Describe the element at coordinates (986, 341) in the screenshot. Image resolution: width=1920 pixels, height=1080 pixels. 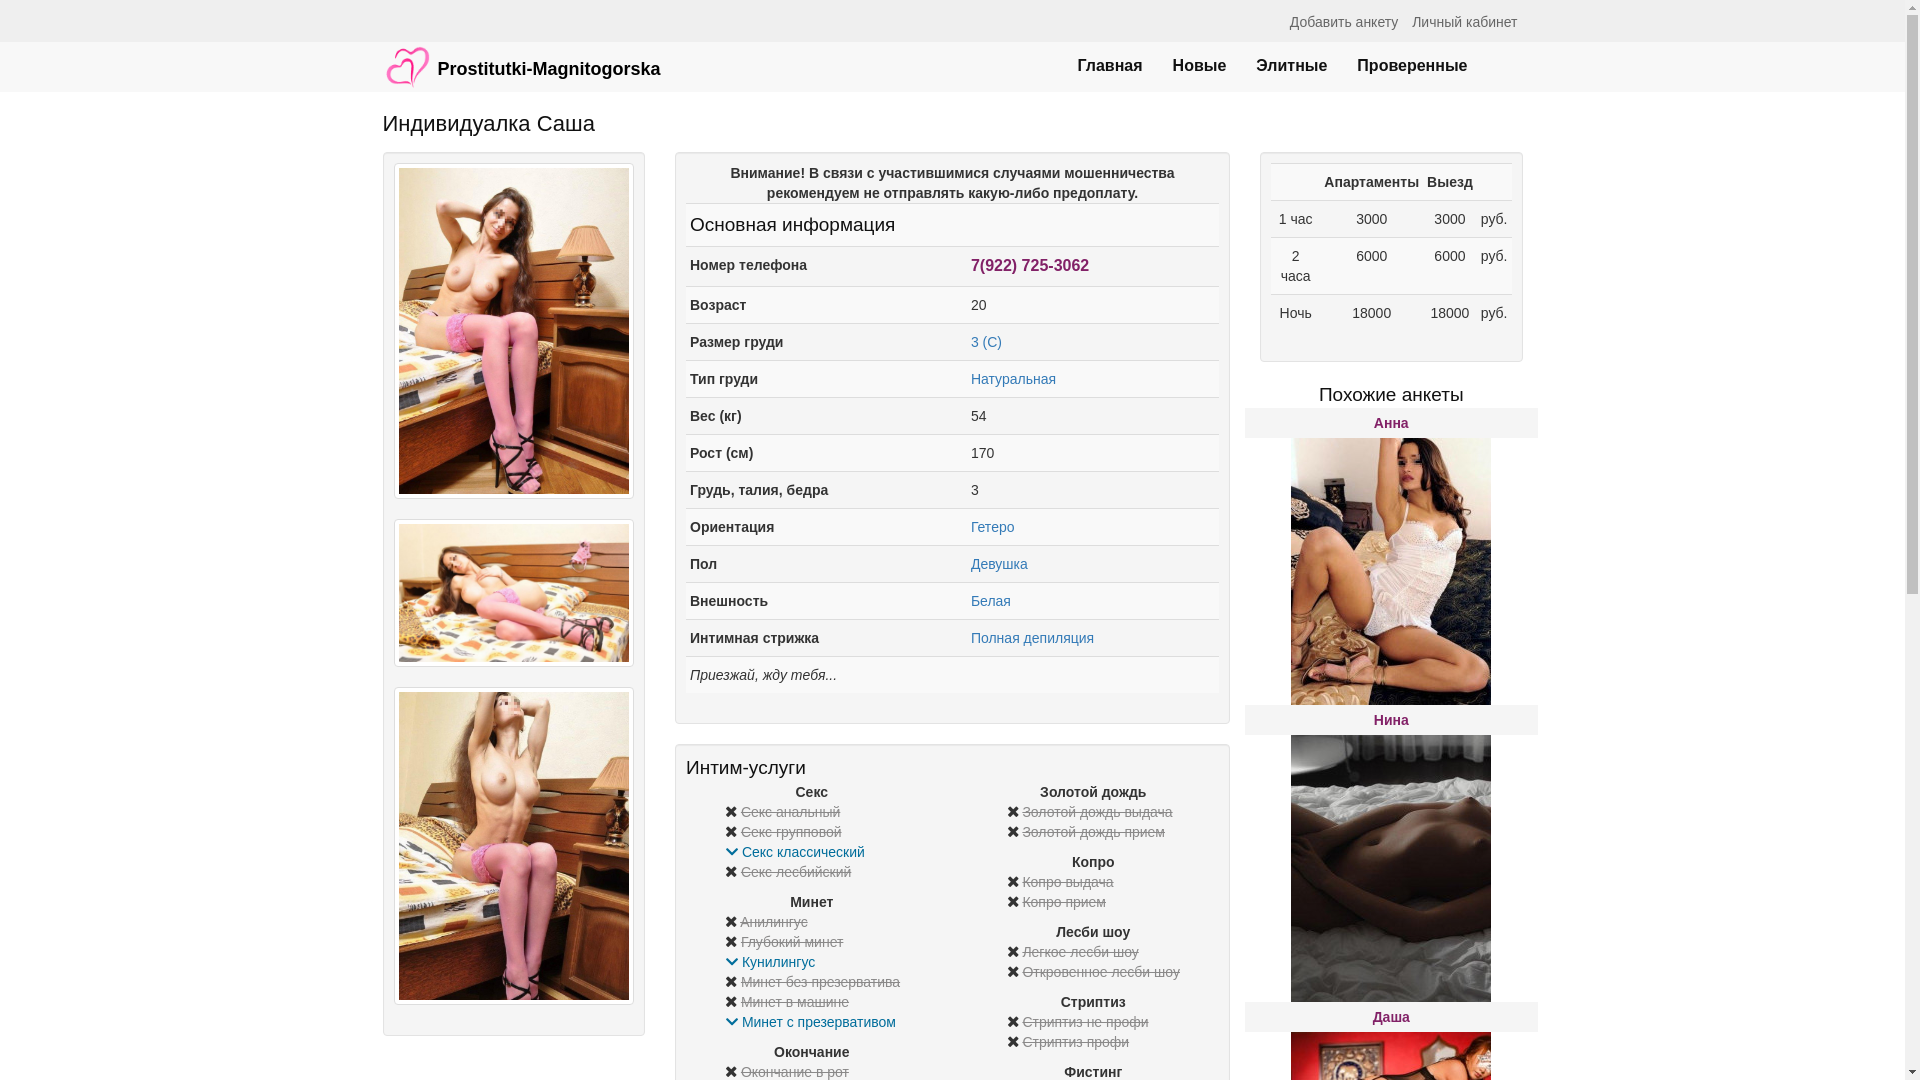
I see `'3 (C)'` at that location.